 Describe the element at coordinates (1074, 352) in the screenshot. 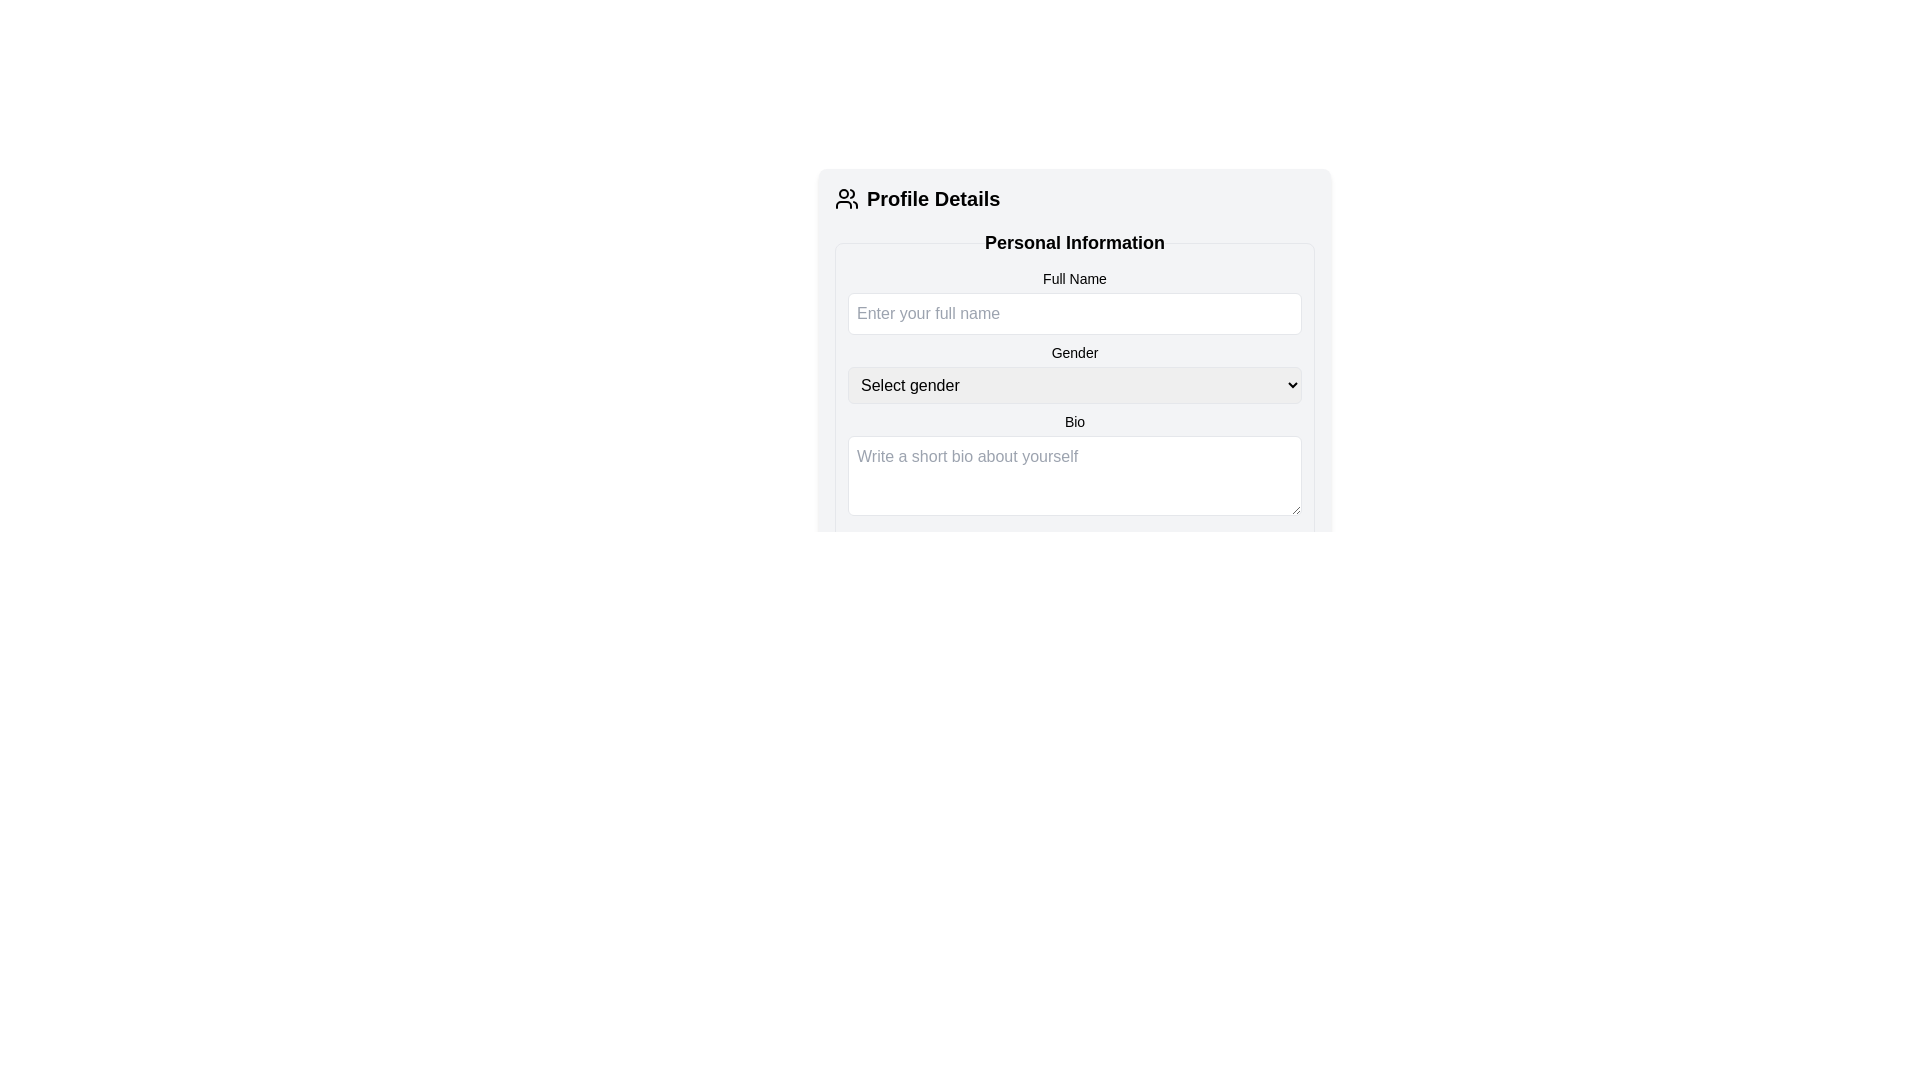

I see `the Text label that indicates the dropdown field for selecting the user's gender, positioned above the 'Select gender' dropdown in the 'Personal Information' section of the 'Profile Details' form` at that location.